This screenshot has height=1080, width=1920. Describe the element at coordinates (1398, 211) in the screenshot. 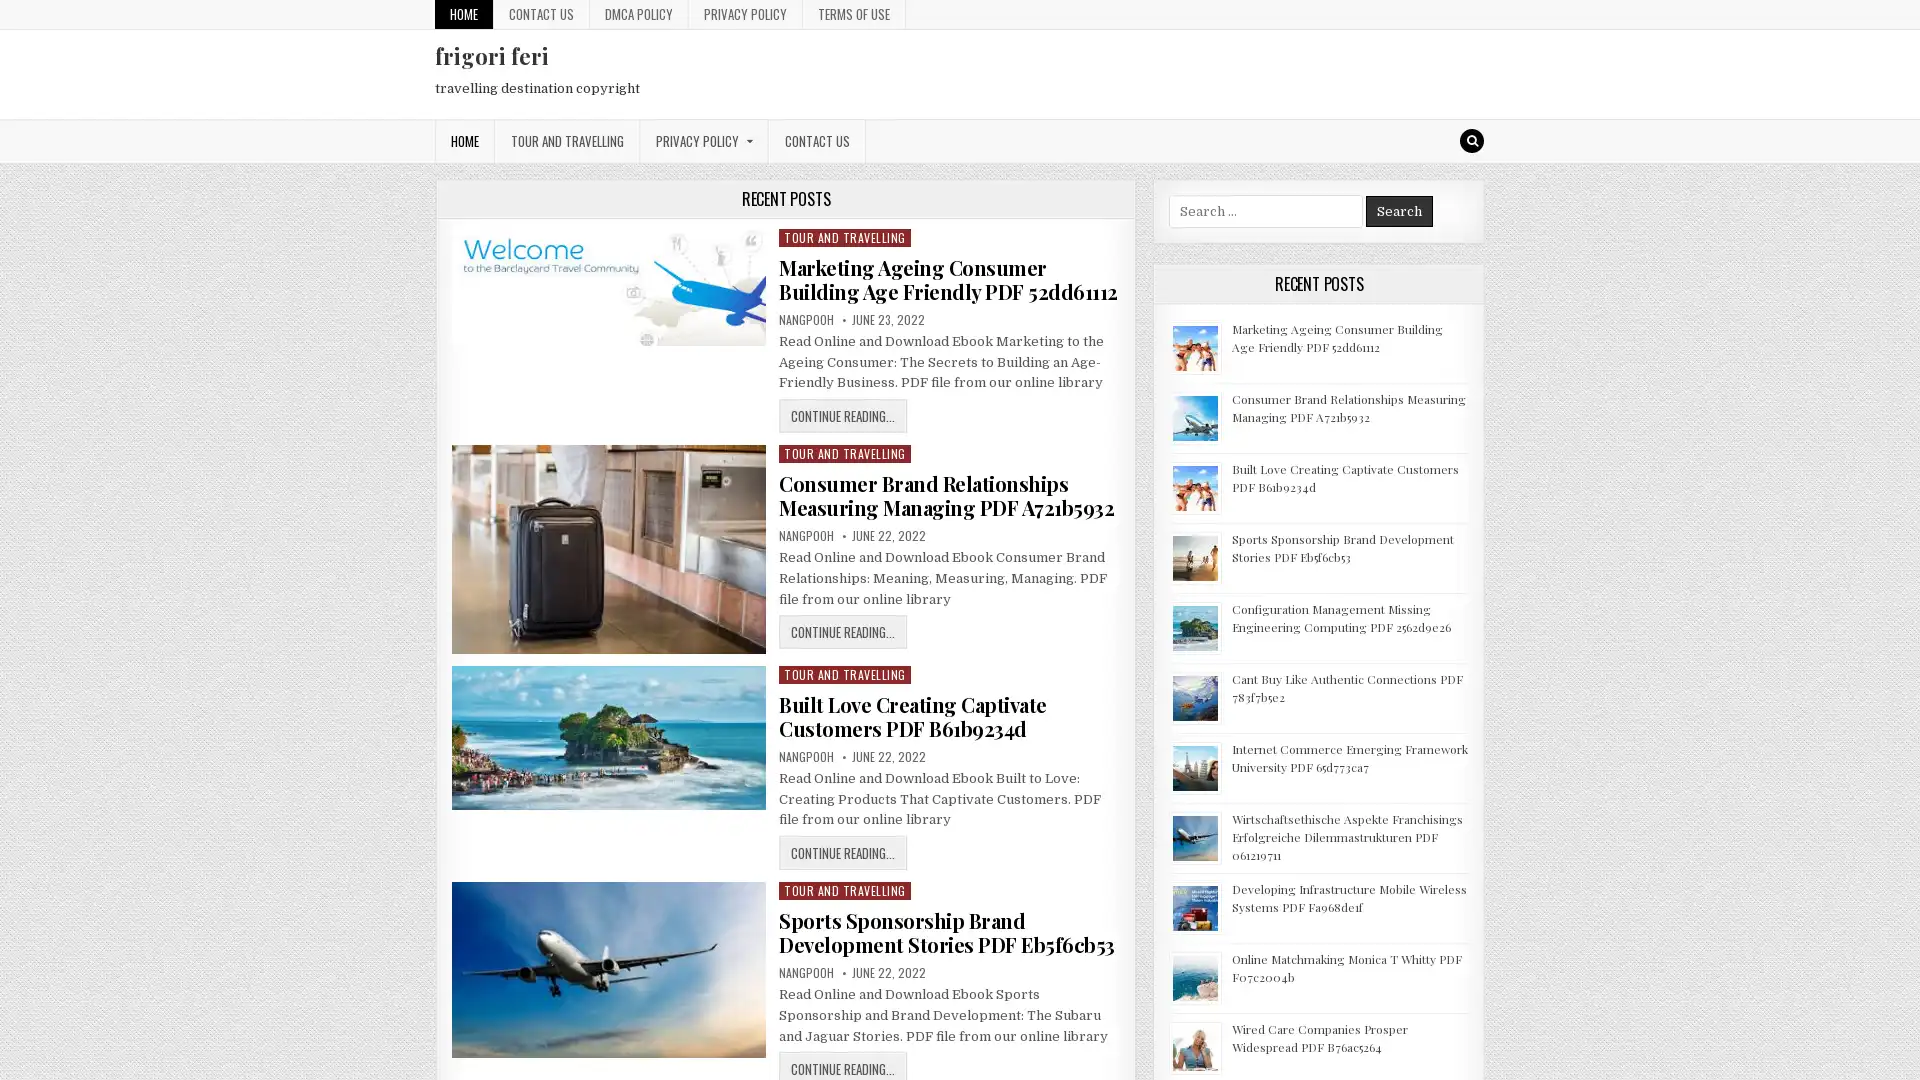

I see `Search` at that location.